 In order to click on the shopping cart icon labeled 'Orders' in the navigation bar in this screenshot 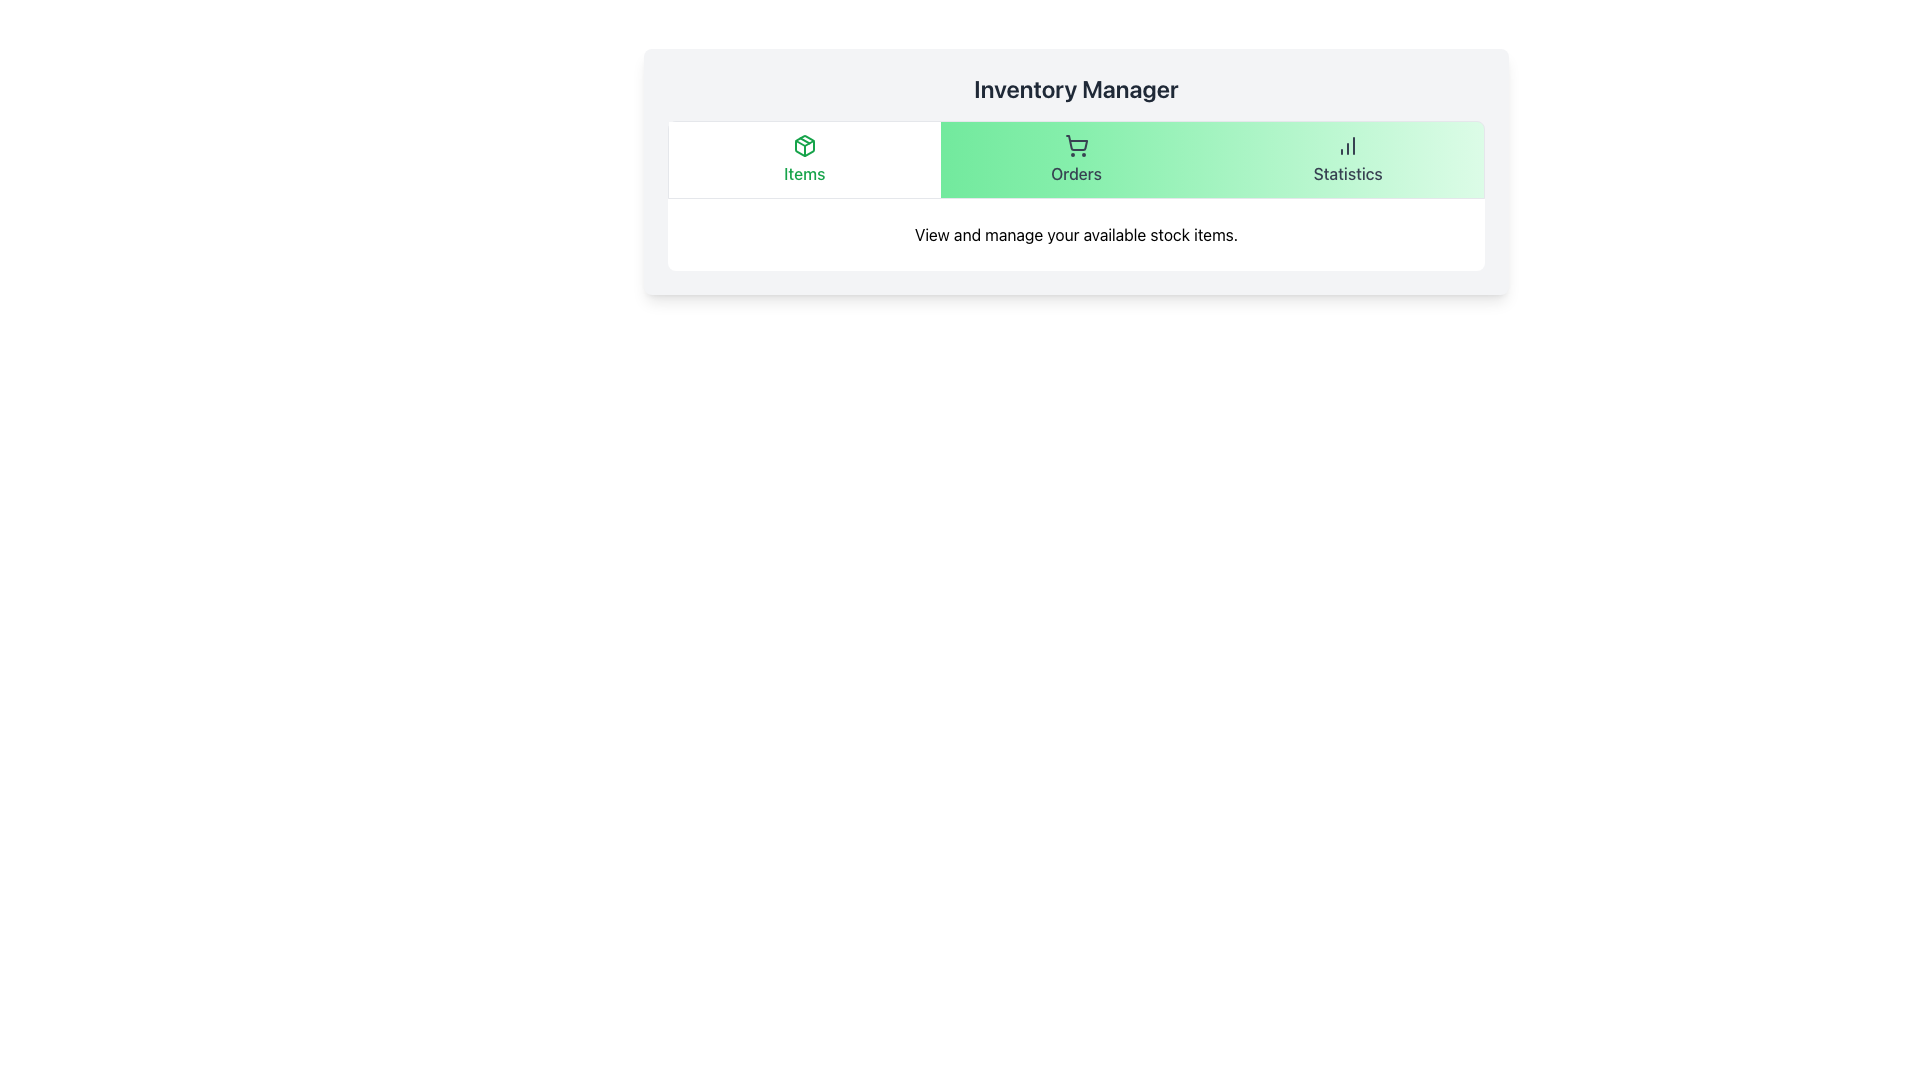, I will do `click(1075, 158)`.